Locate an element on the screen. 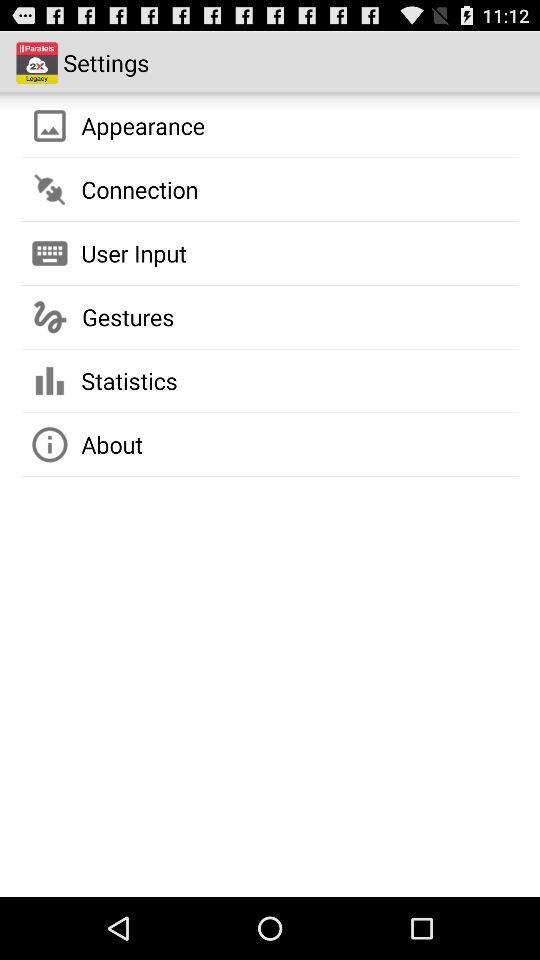  icon below the gestures item is located at coordinates (129, 379).